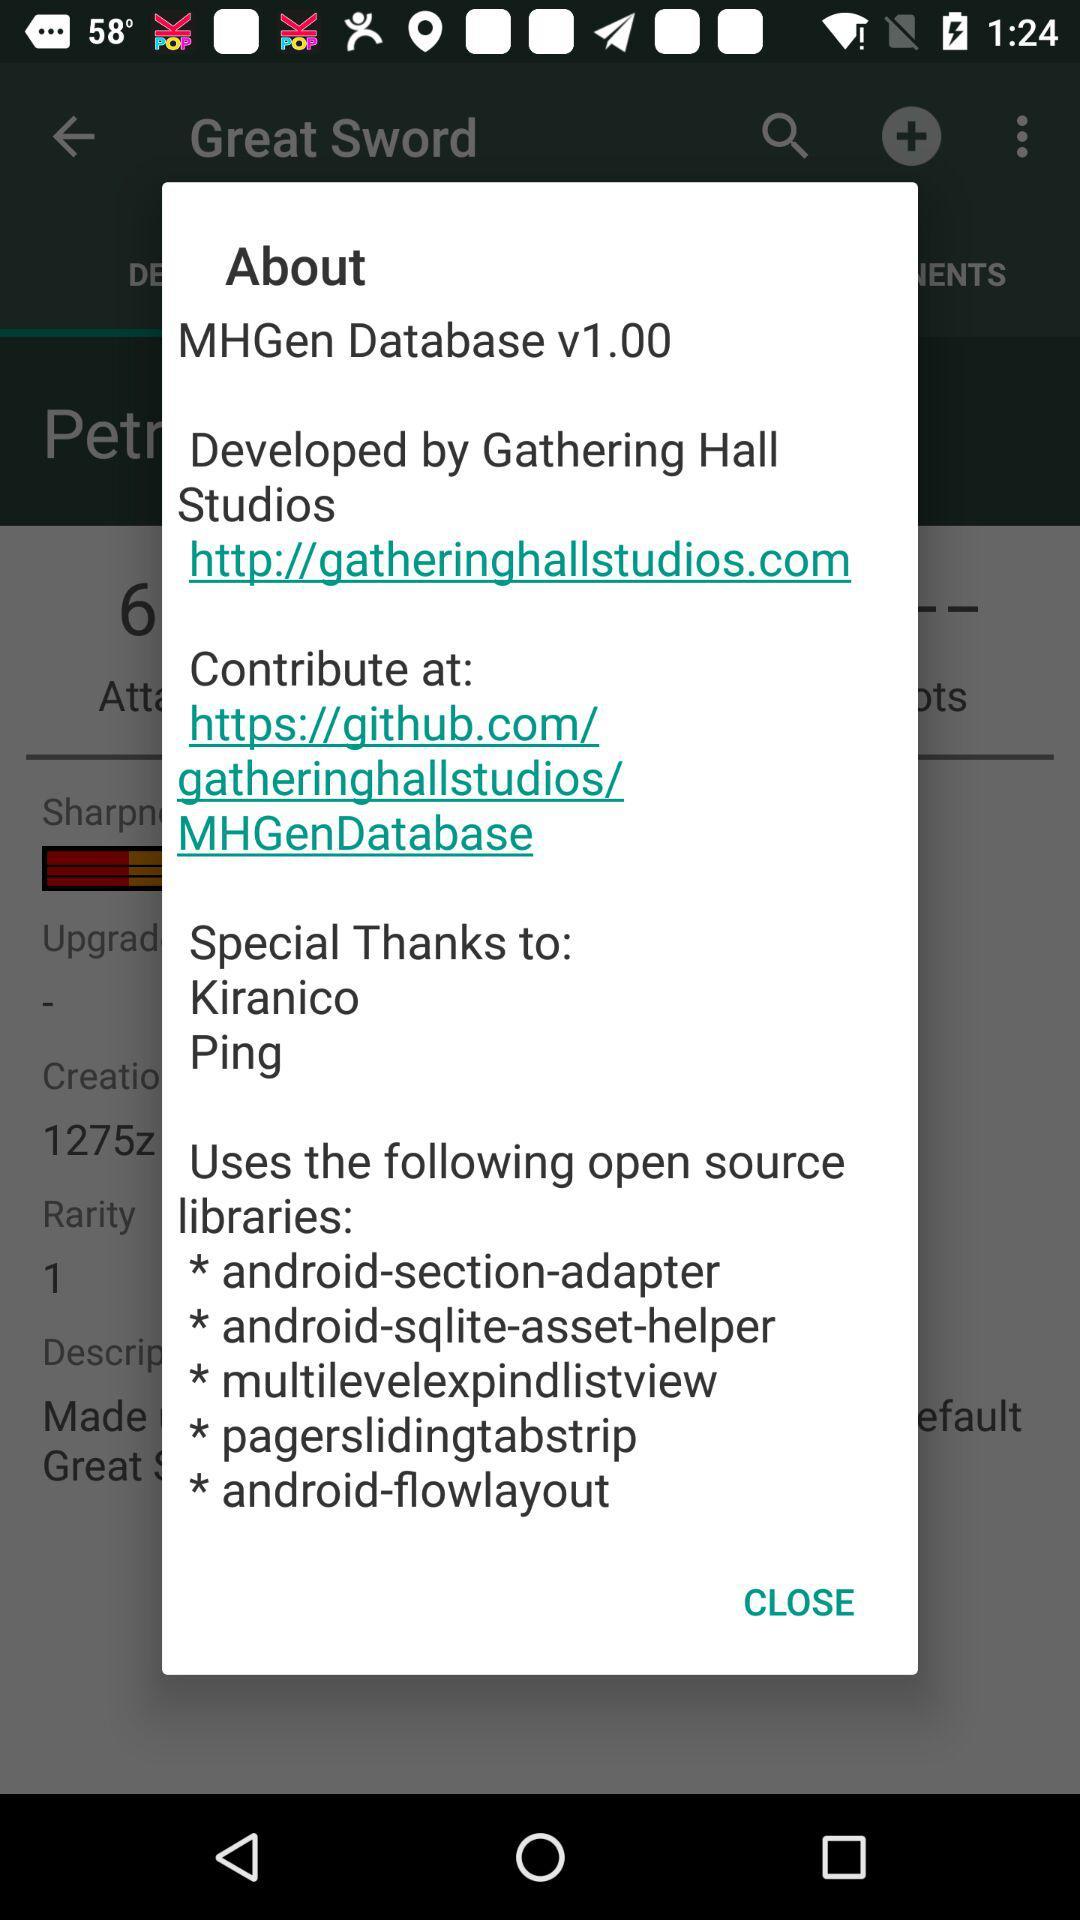 The height and width of the screenshot is (1920, 1080). I want to click on icon below about icon, so click(540, 912).